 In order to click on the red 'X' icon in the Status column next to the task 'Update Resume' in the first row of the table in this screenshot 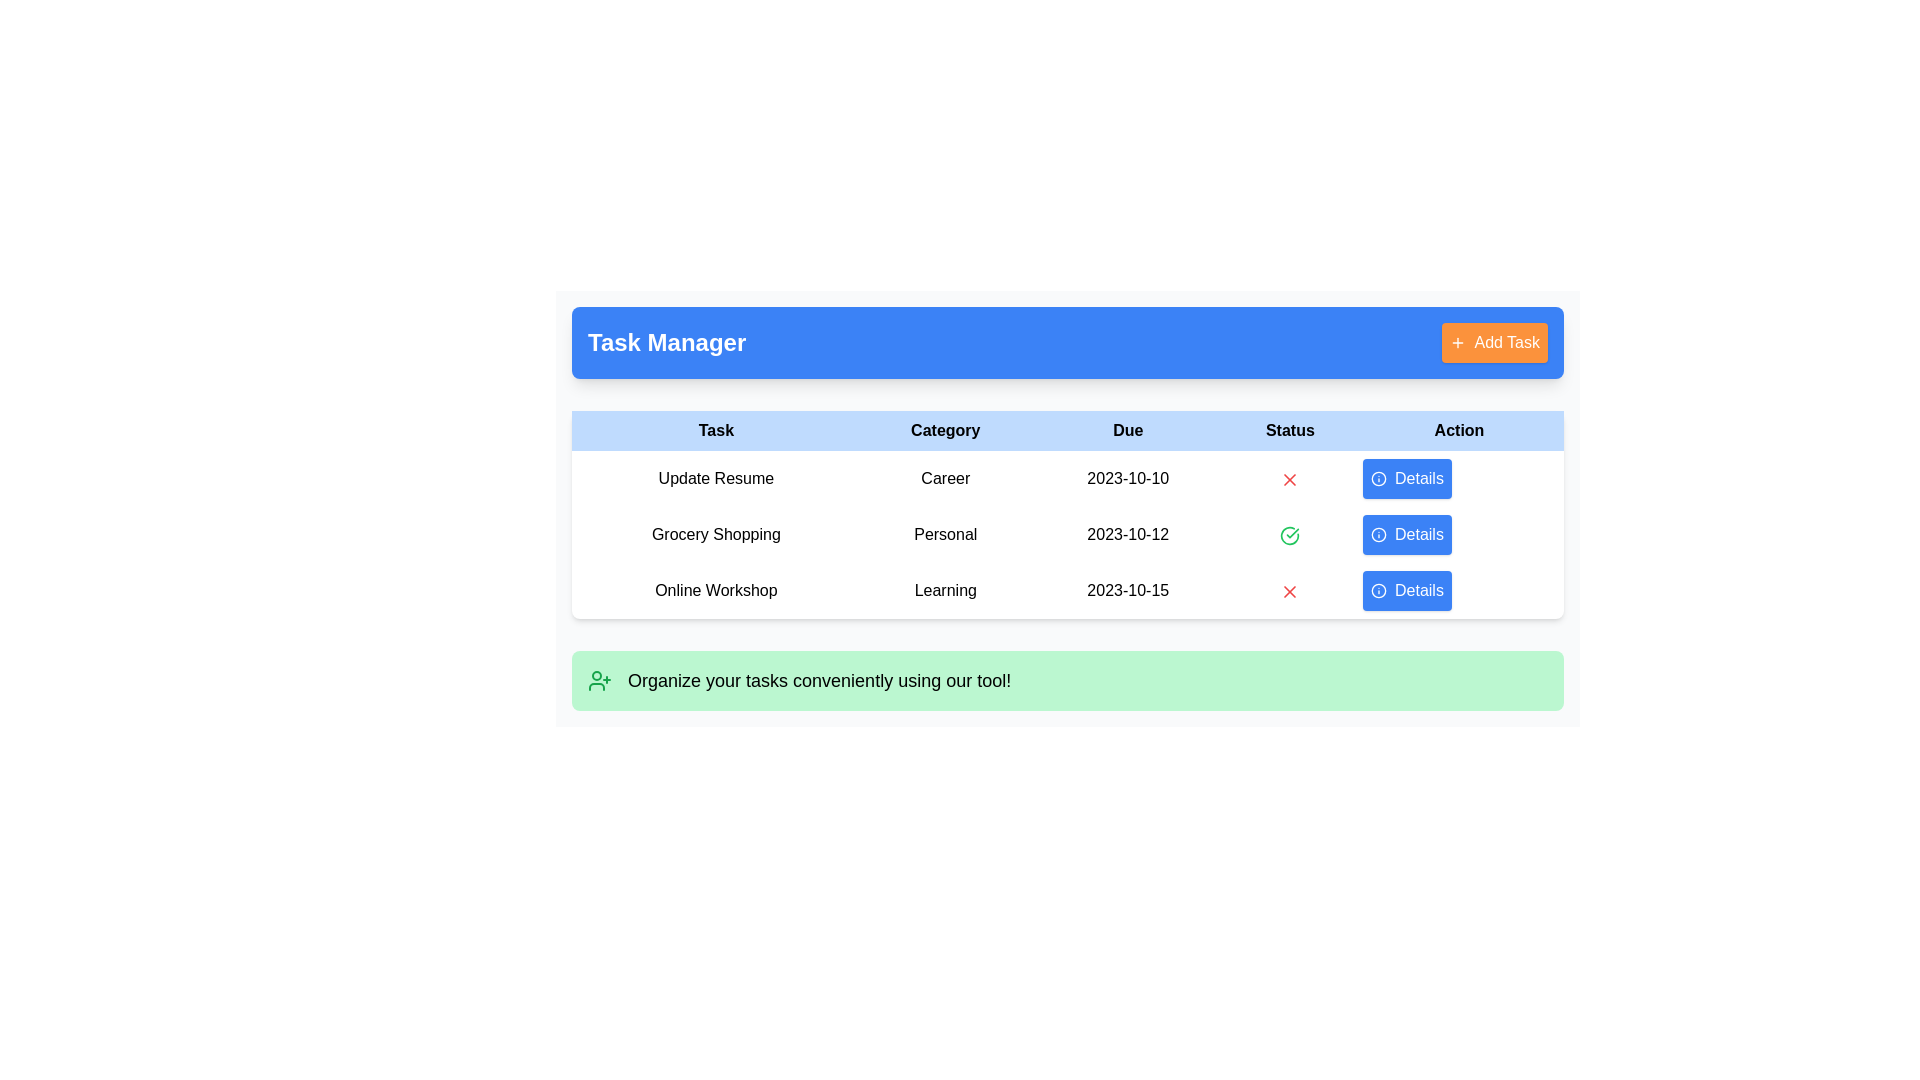, I will do `click(1290, 479)`.